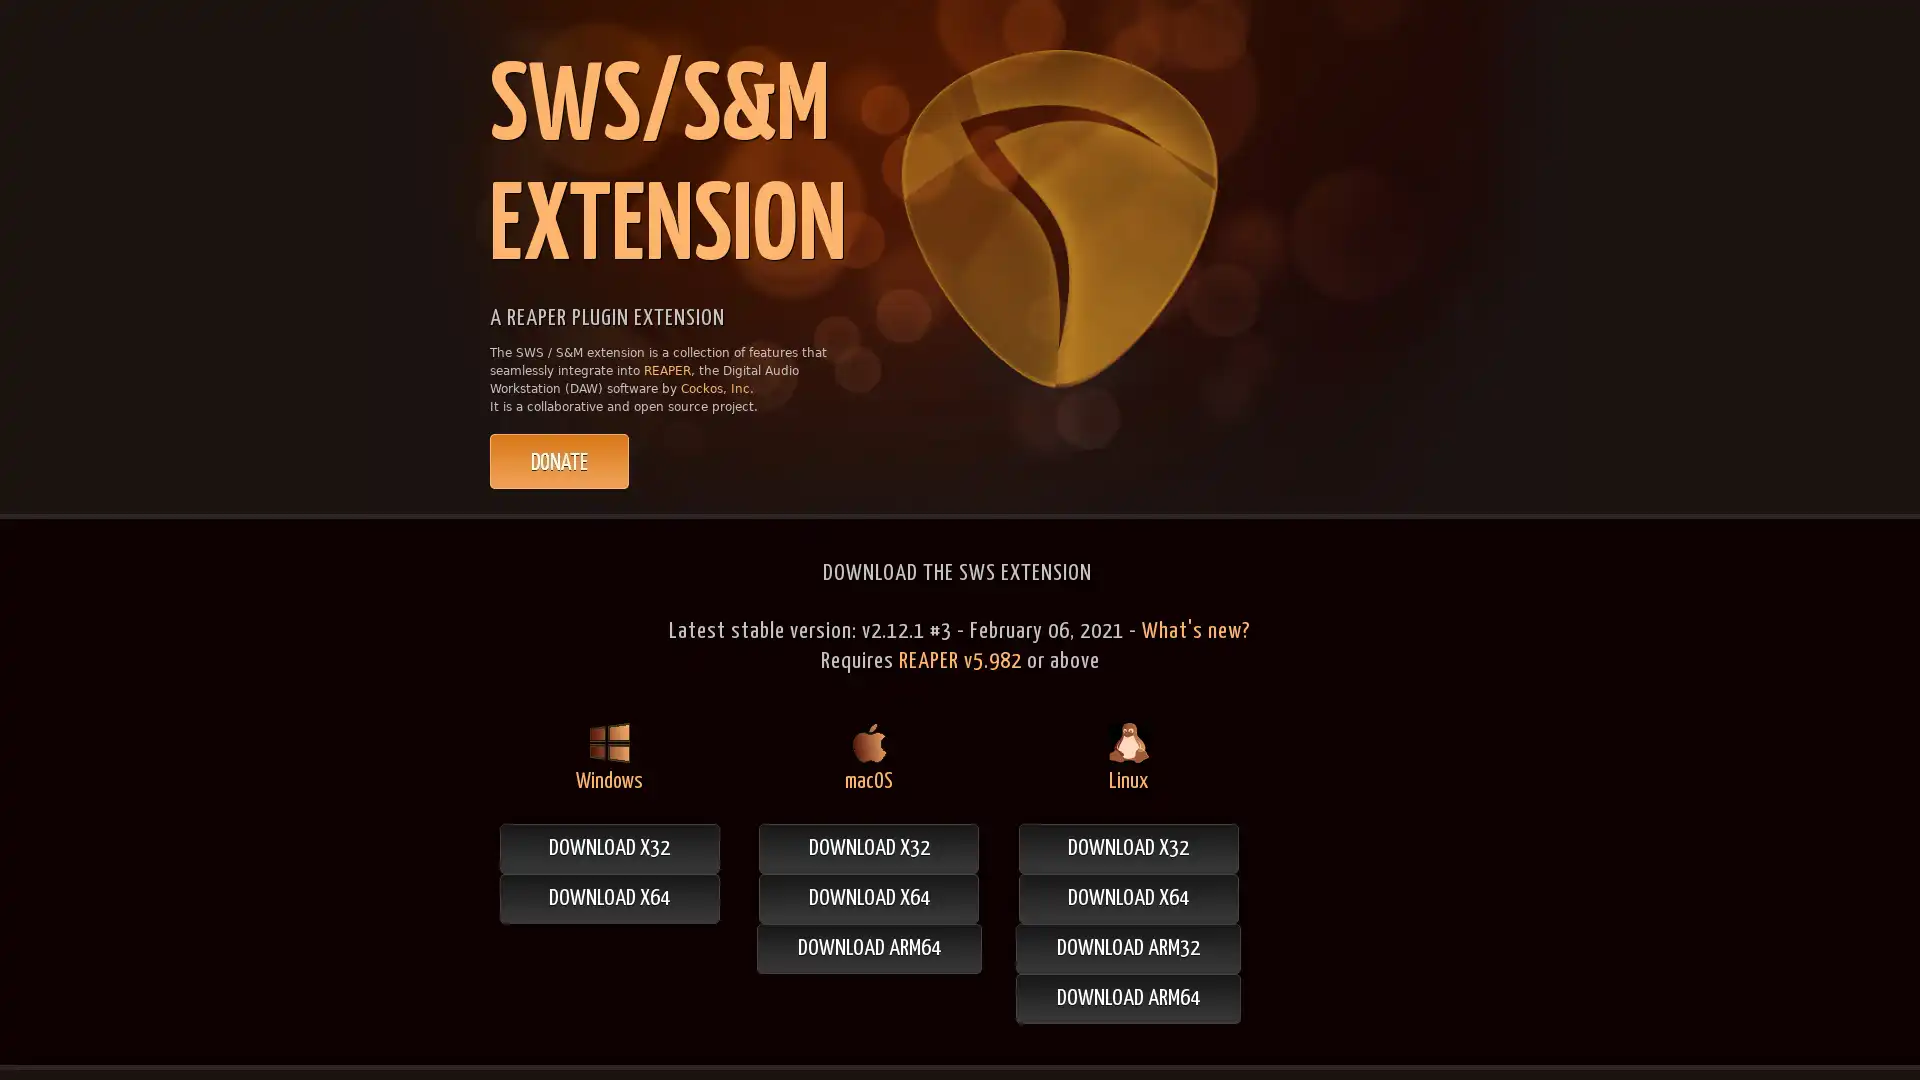 The width and height of the screenshot is (1920, 1080). I want to click on DOWNLOAD ARM64, so click(958, 947).